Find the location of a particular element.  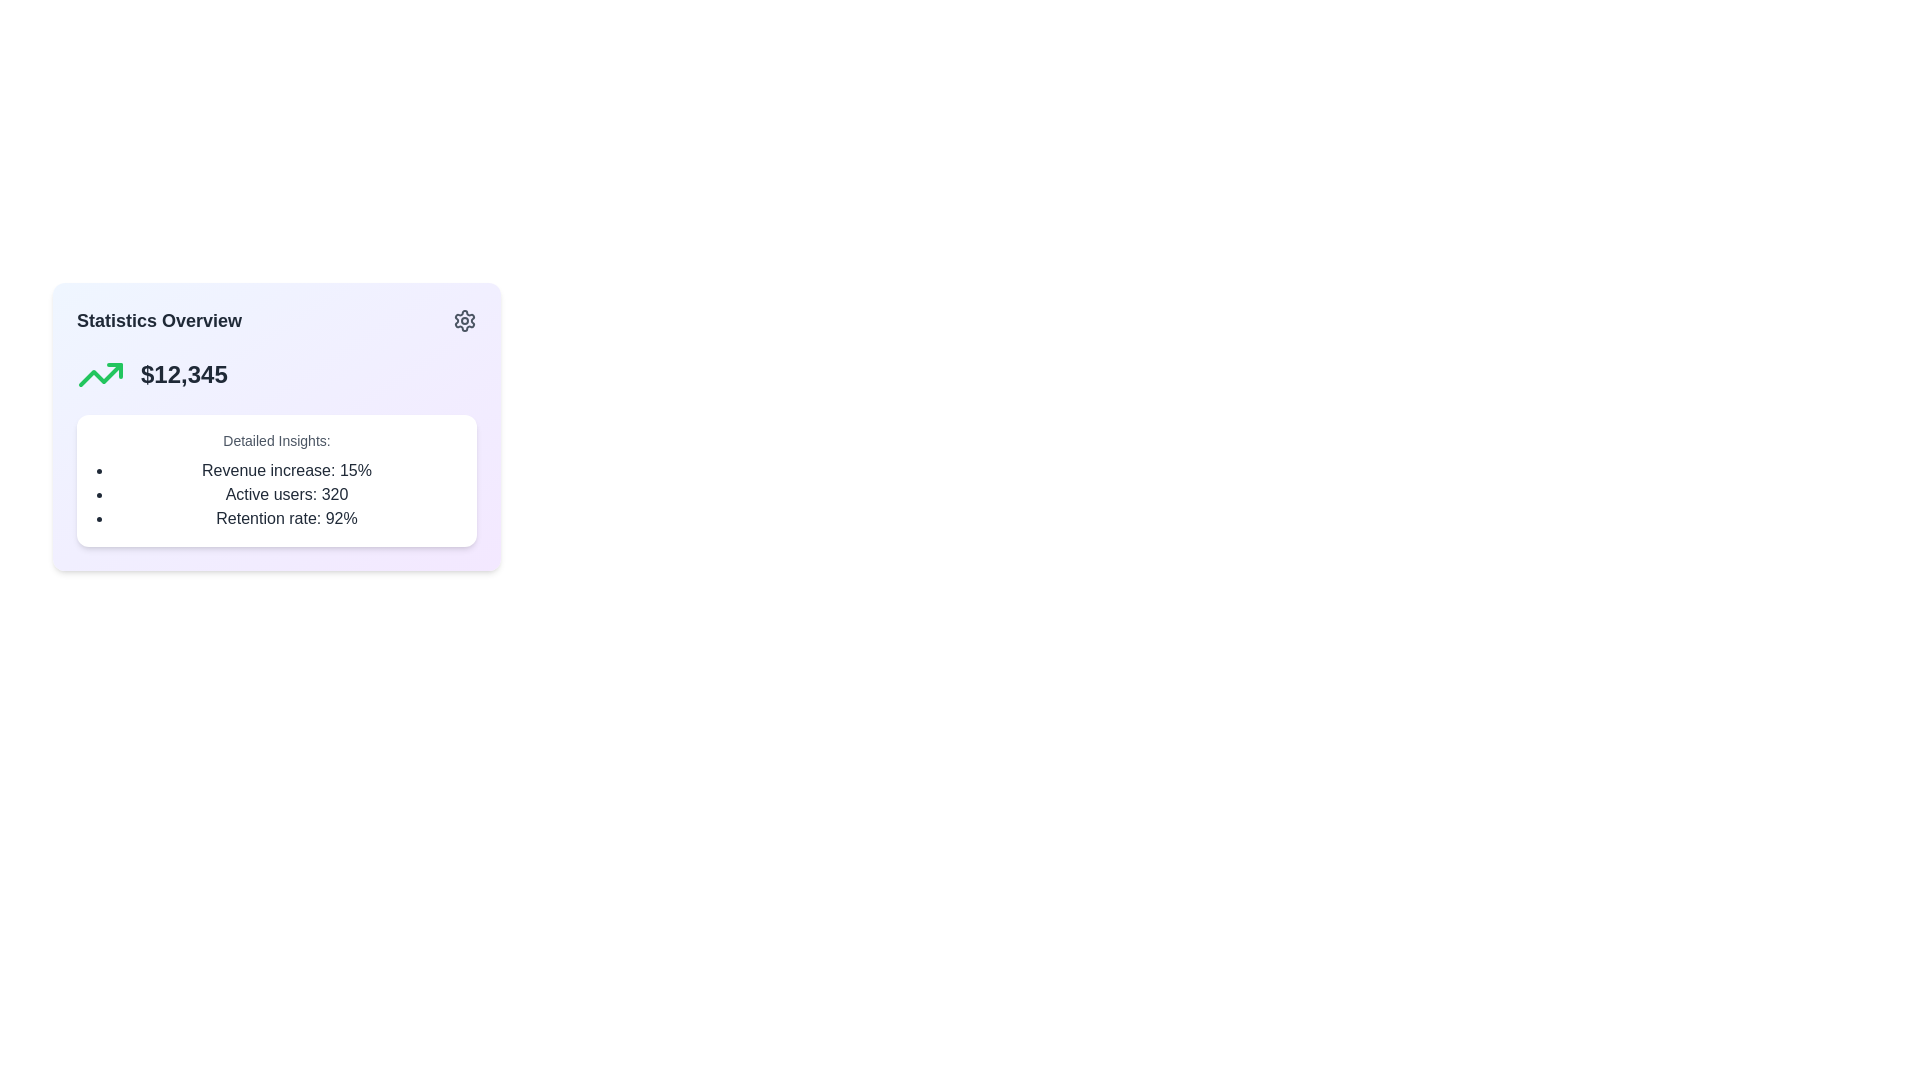

the static text label reading 'Retention rate: 92%' located within the 'Detailed Insights' section is located at coordinates (286, 518).